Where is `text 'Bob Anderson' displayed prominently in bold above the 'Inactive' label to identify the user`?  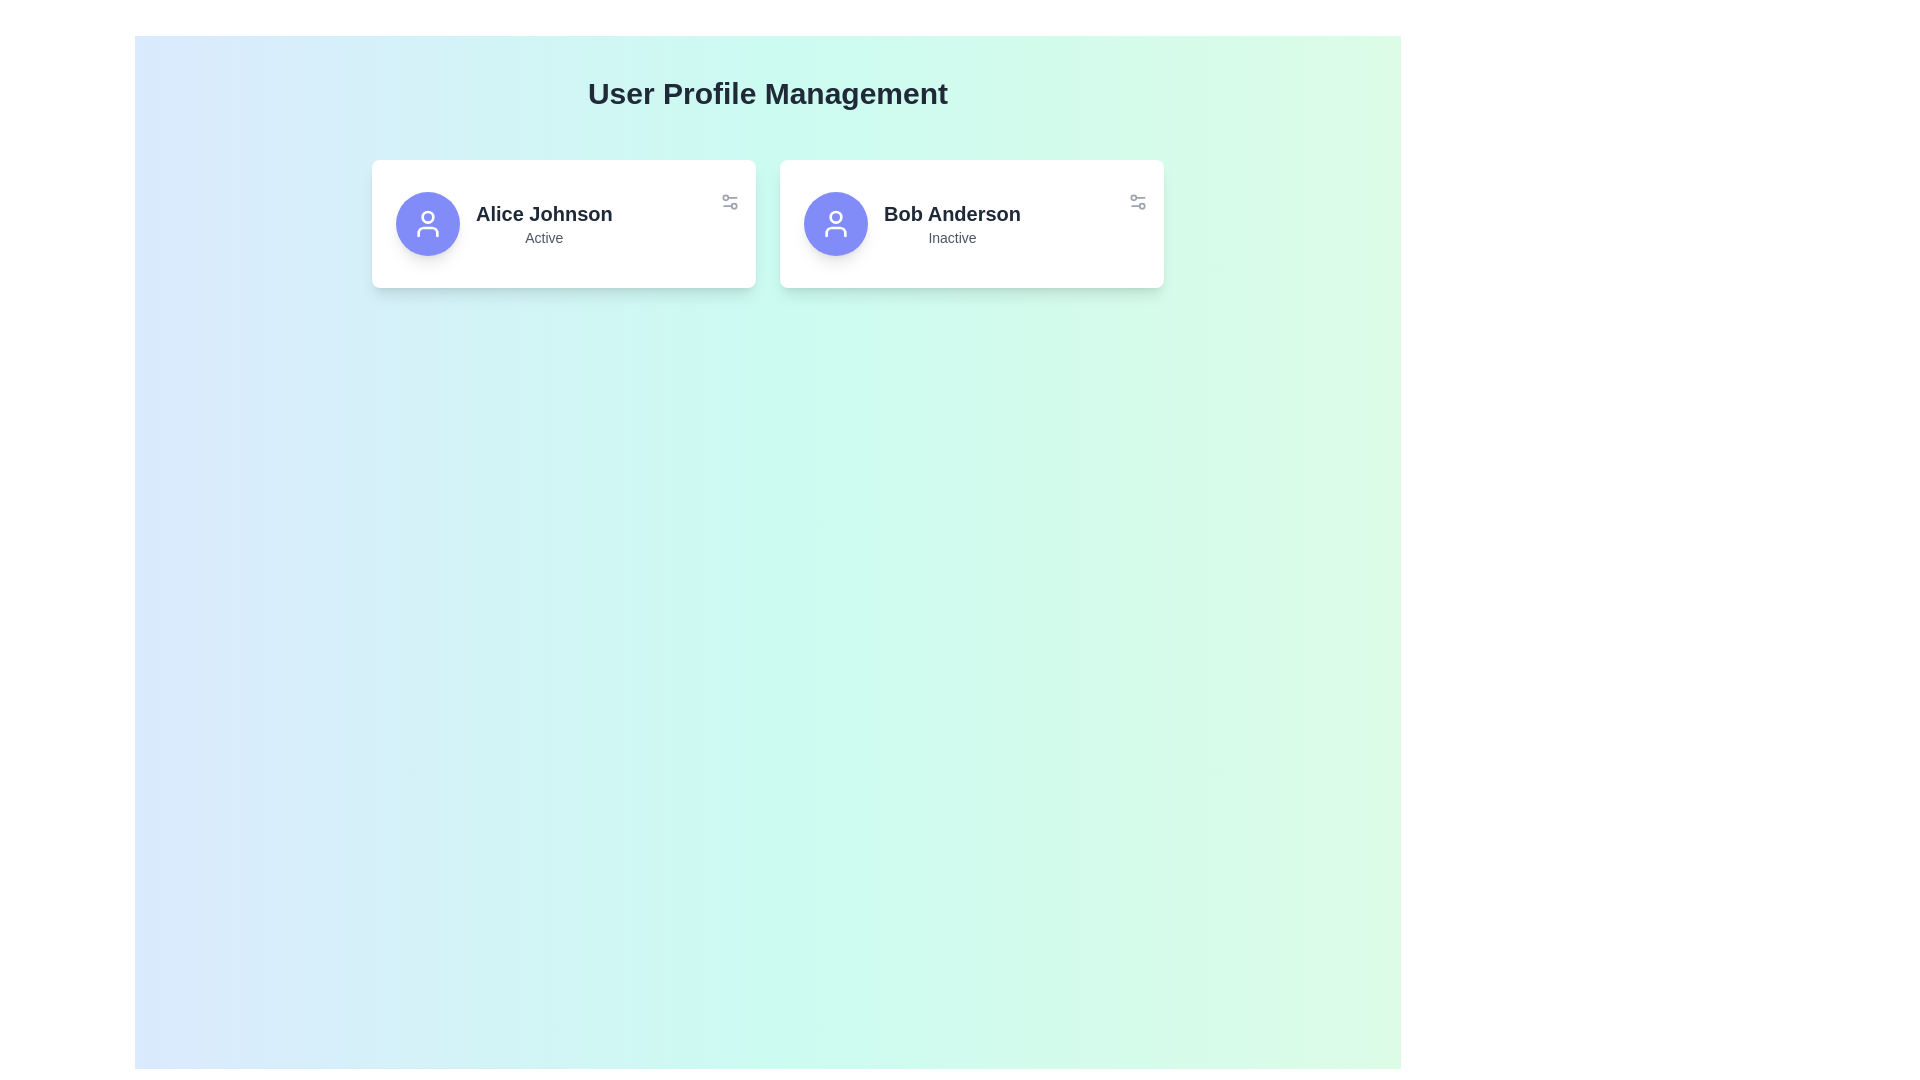 text 'Bob Anderson' displayed prominently in bold above the 'Inactive' label to identify the user is located at coordinates (951, 213).